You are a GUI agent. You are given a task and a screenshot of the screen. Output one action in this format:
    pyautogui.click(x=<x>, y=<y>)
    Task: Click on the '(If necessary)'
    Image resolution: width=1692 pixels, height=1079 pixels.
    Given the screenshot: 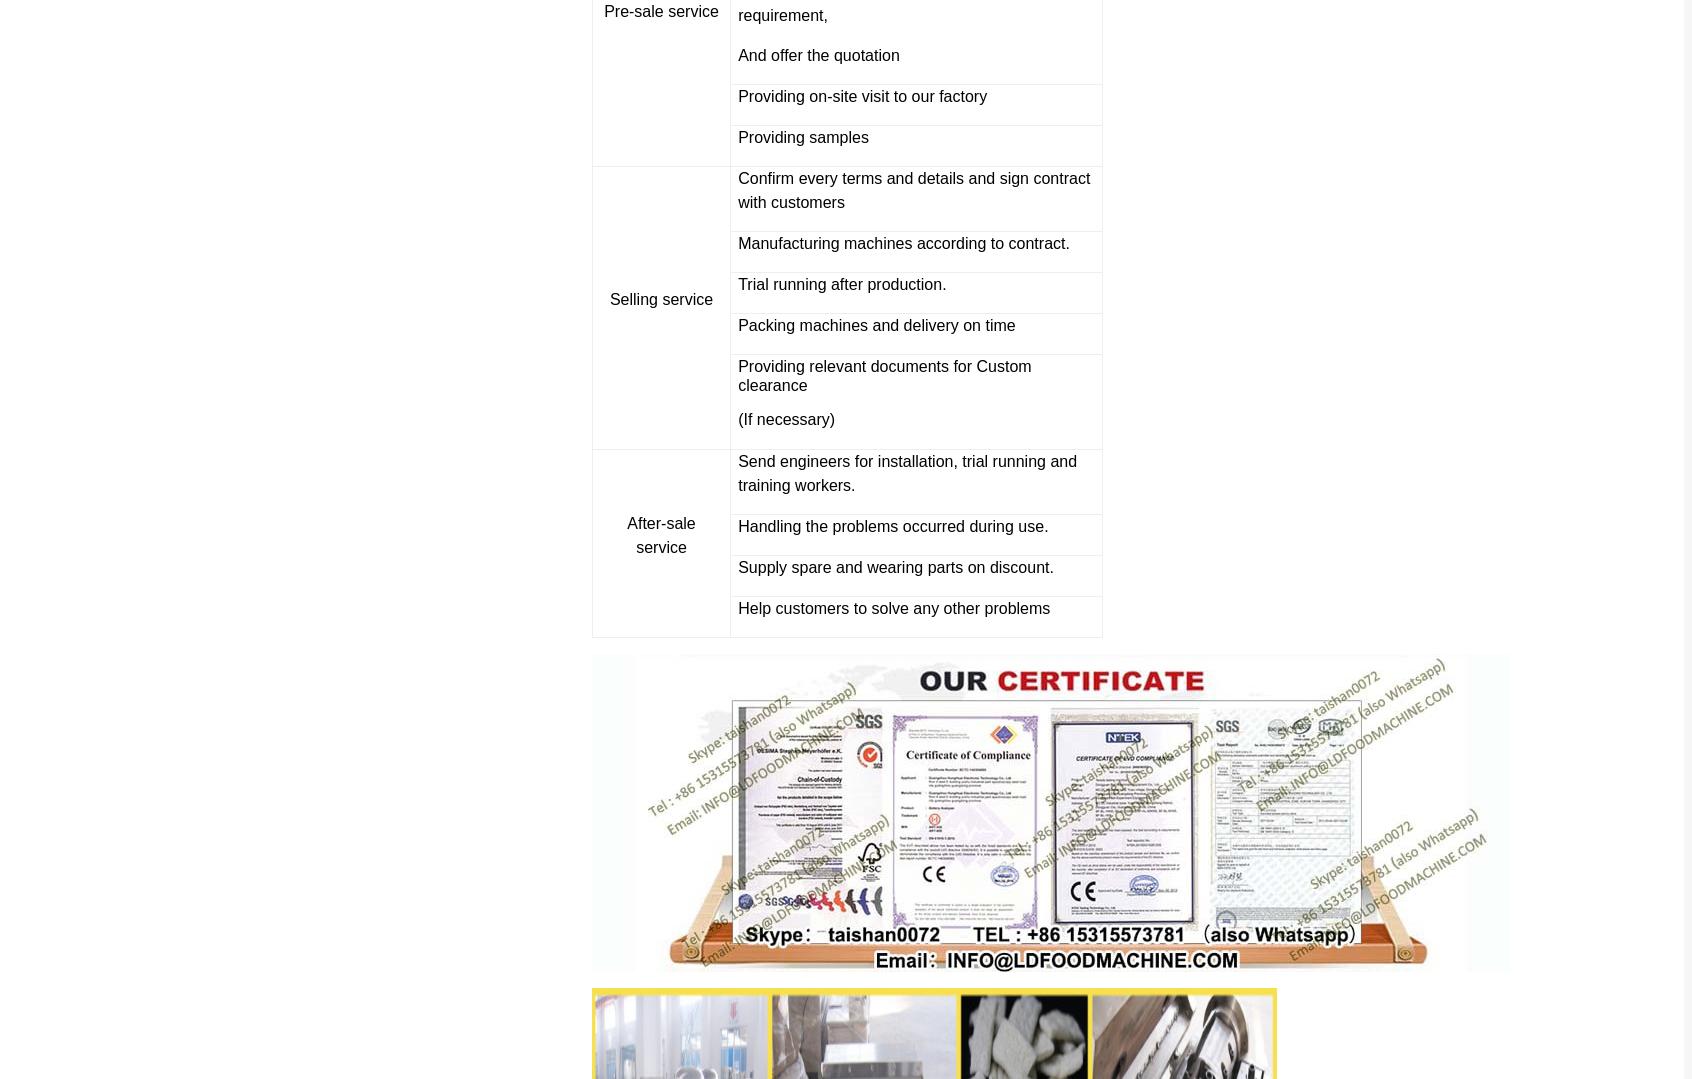 What is the action you would take?
    pyautogui.click(x=737, y=419)
    